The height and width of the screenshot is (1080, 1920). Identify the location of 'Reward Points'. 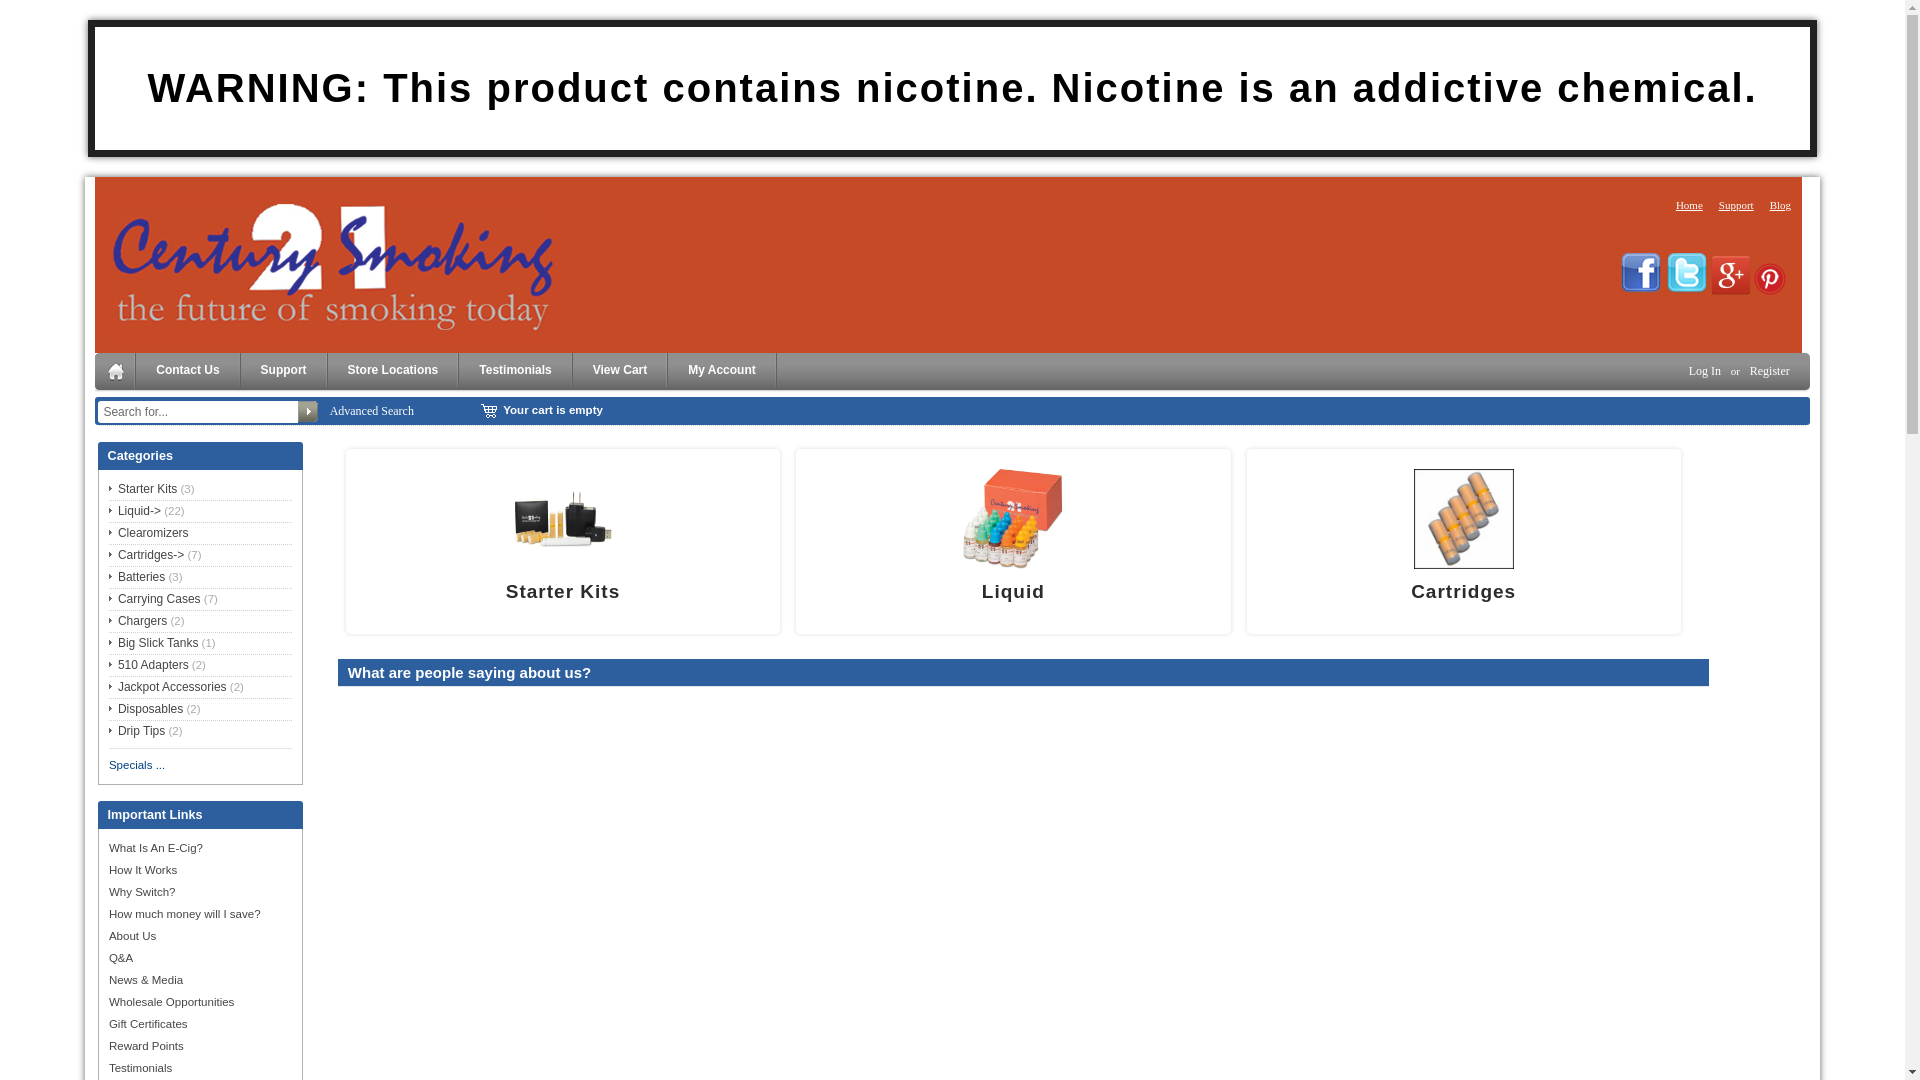
(145, 1044).